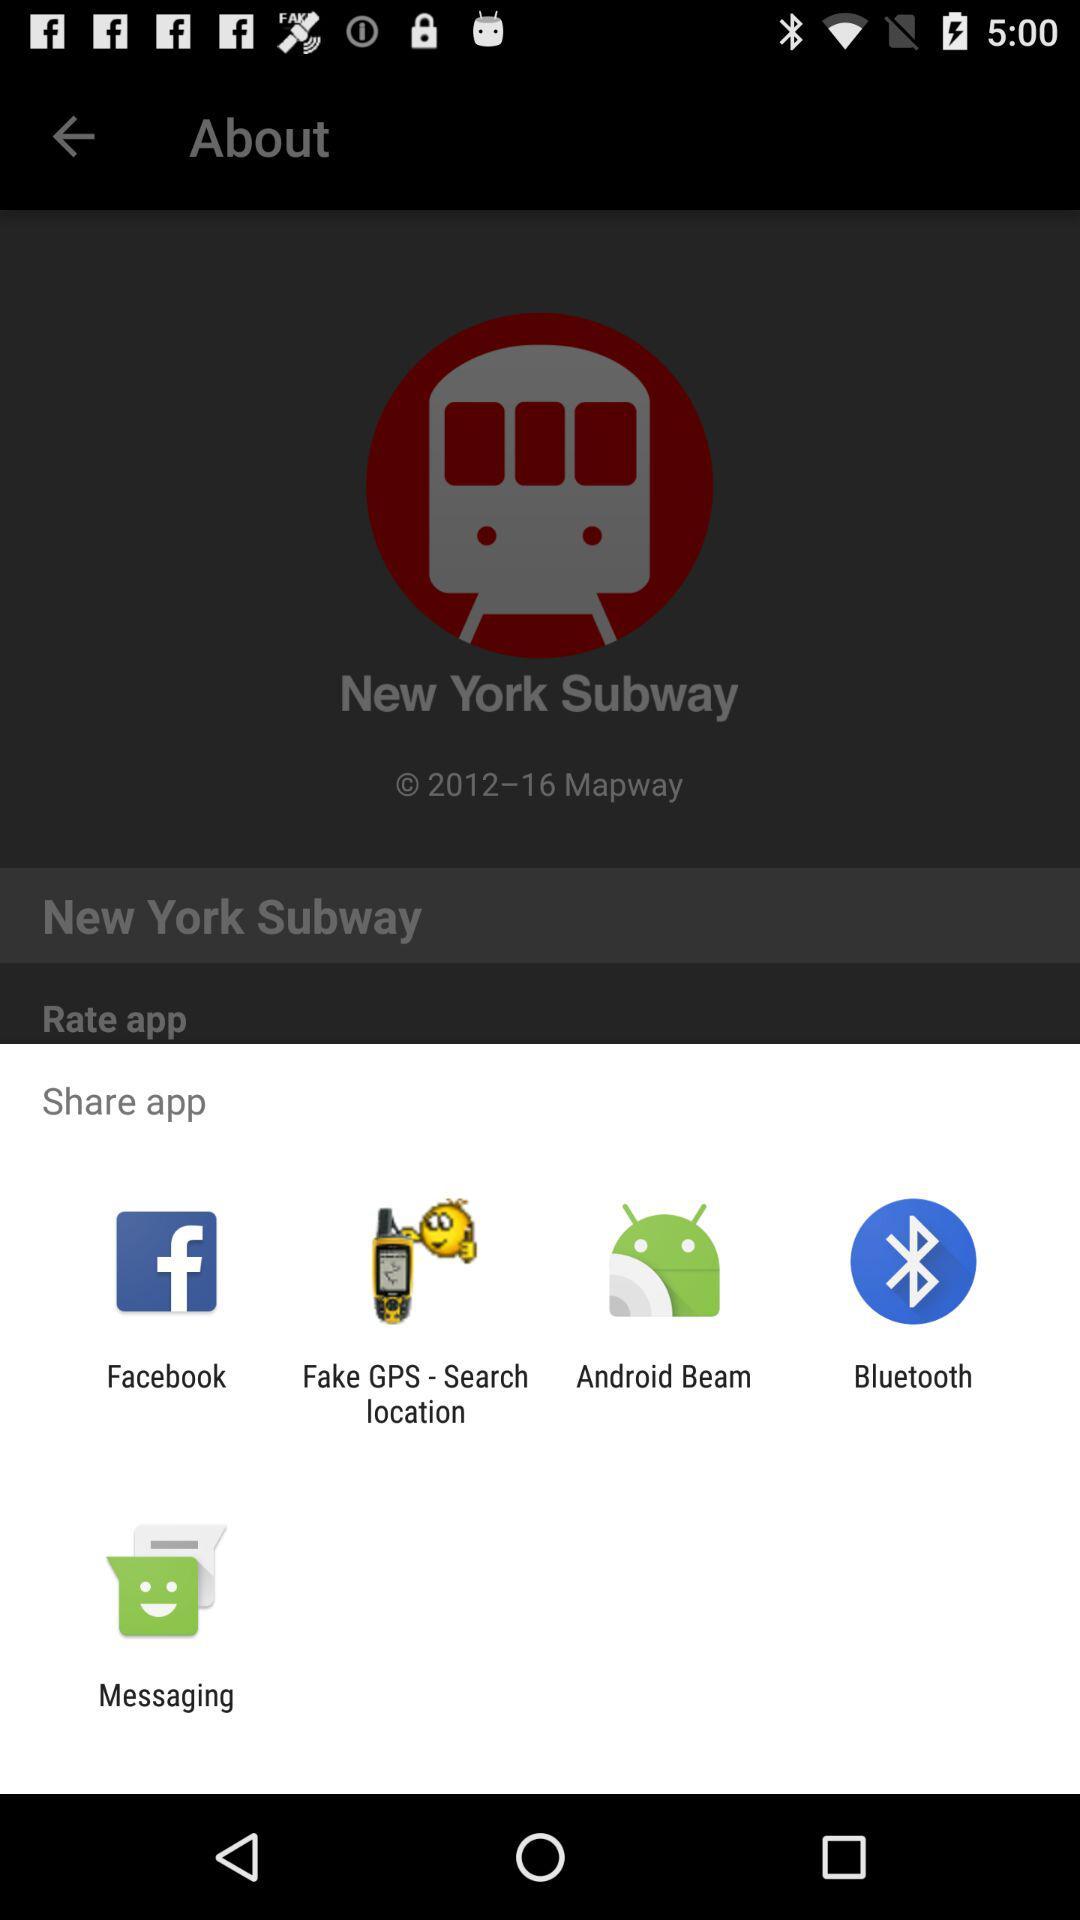  Describe the element at coordinates (913, 1392) in the screenshot. I see `the bluetooth item` at that location.